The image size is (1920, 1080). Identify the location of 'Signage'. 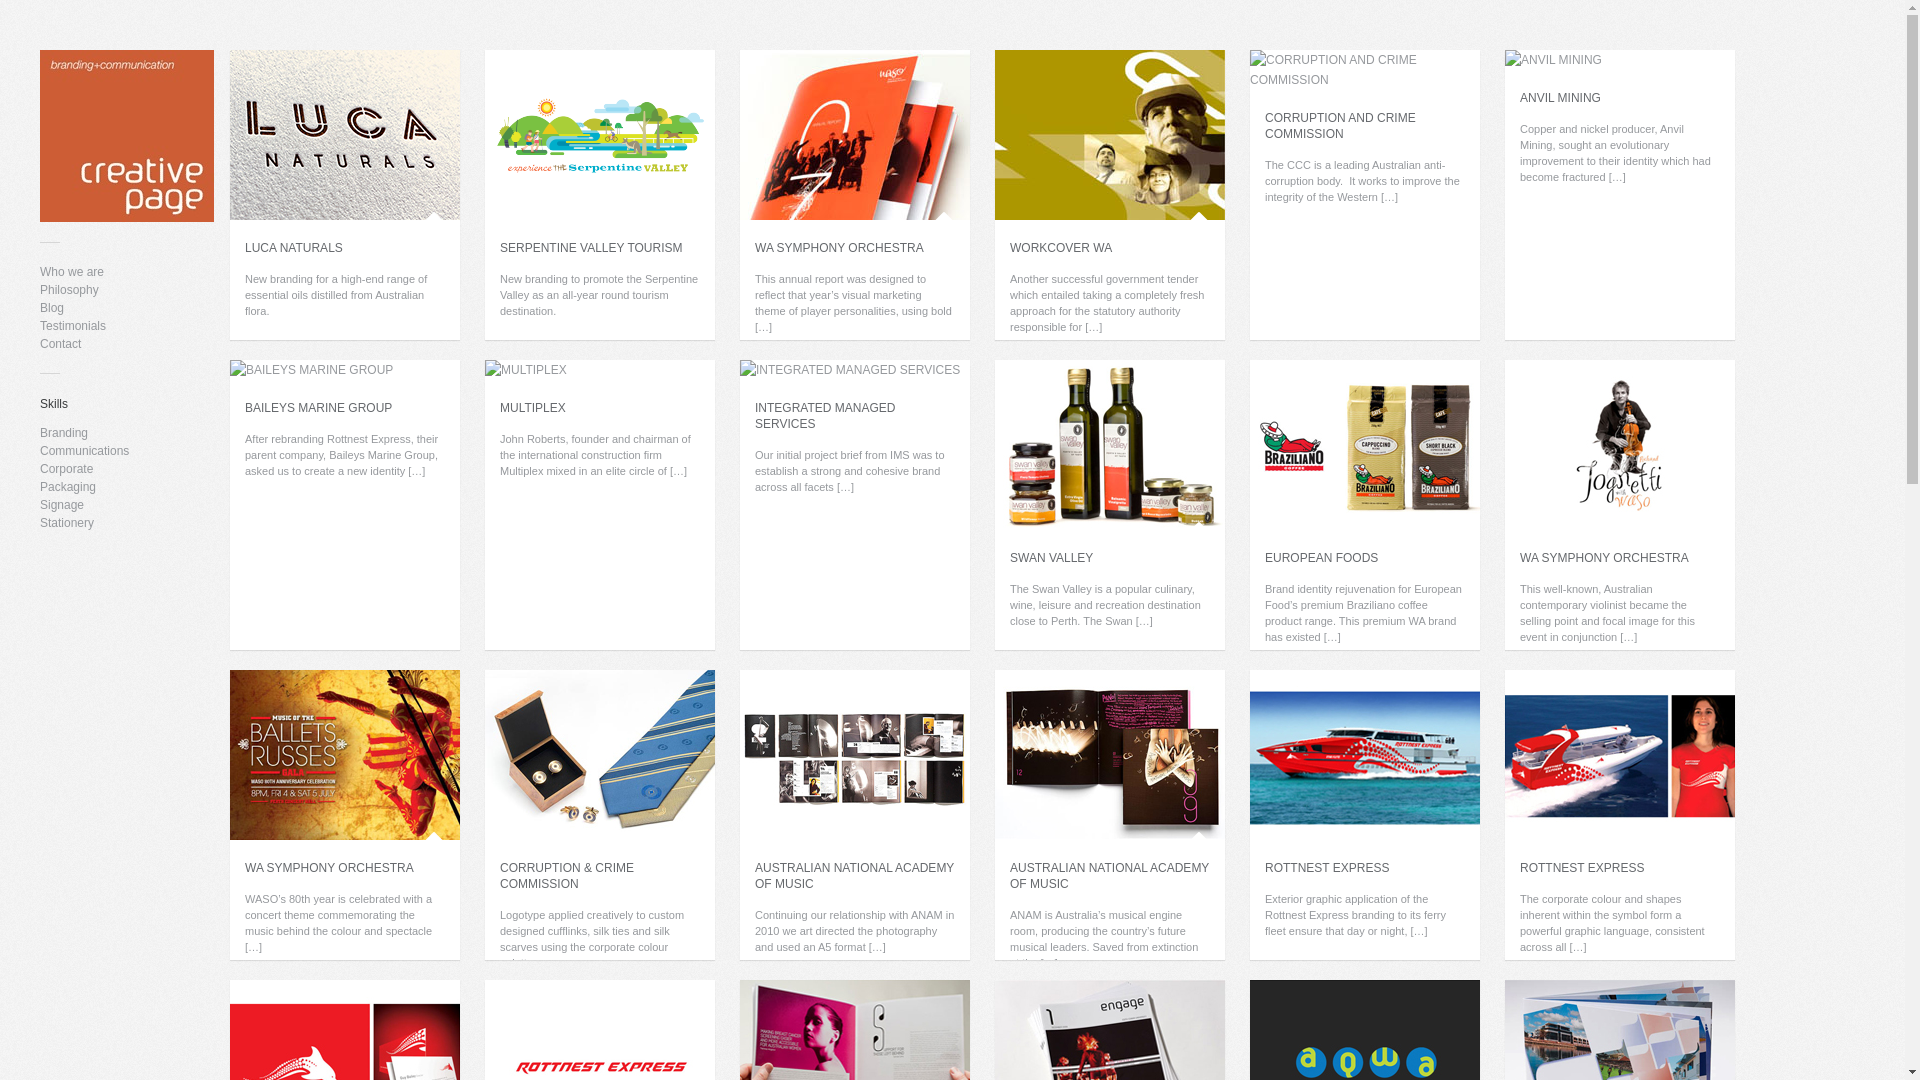
(62, 504).